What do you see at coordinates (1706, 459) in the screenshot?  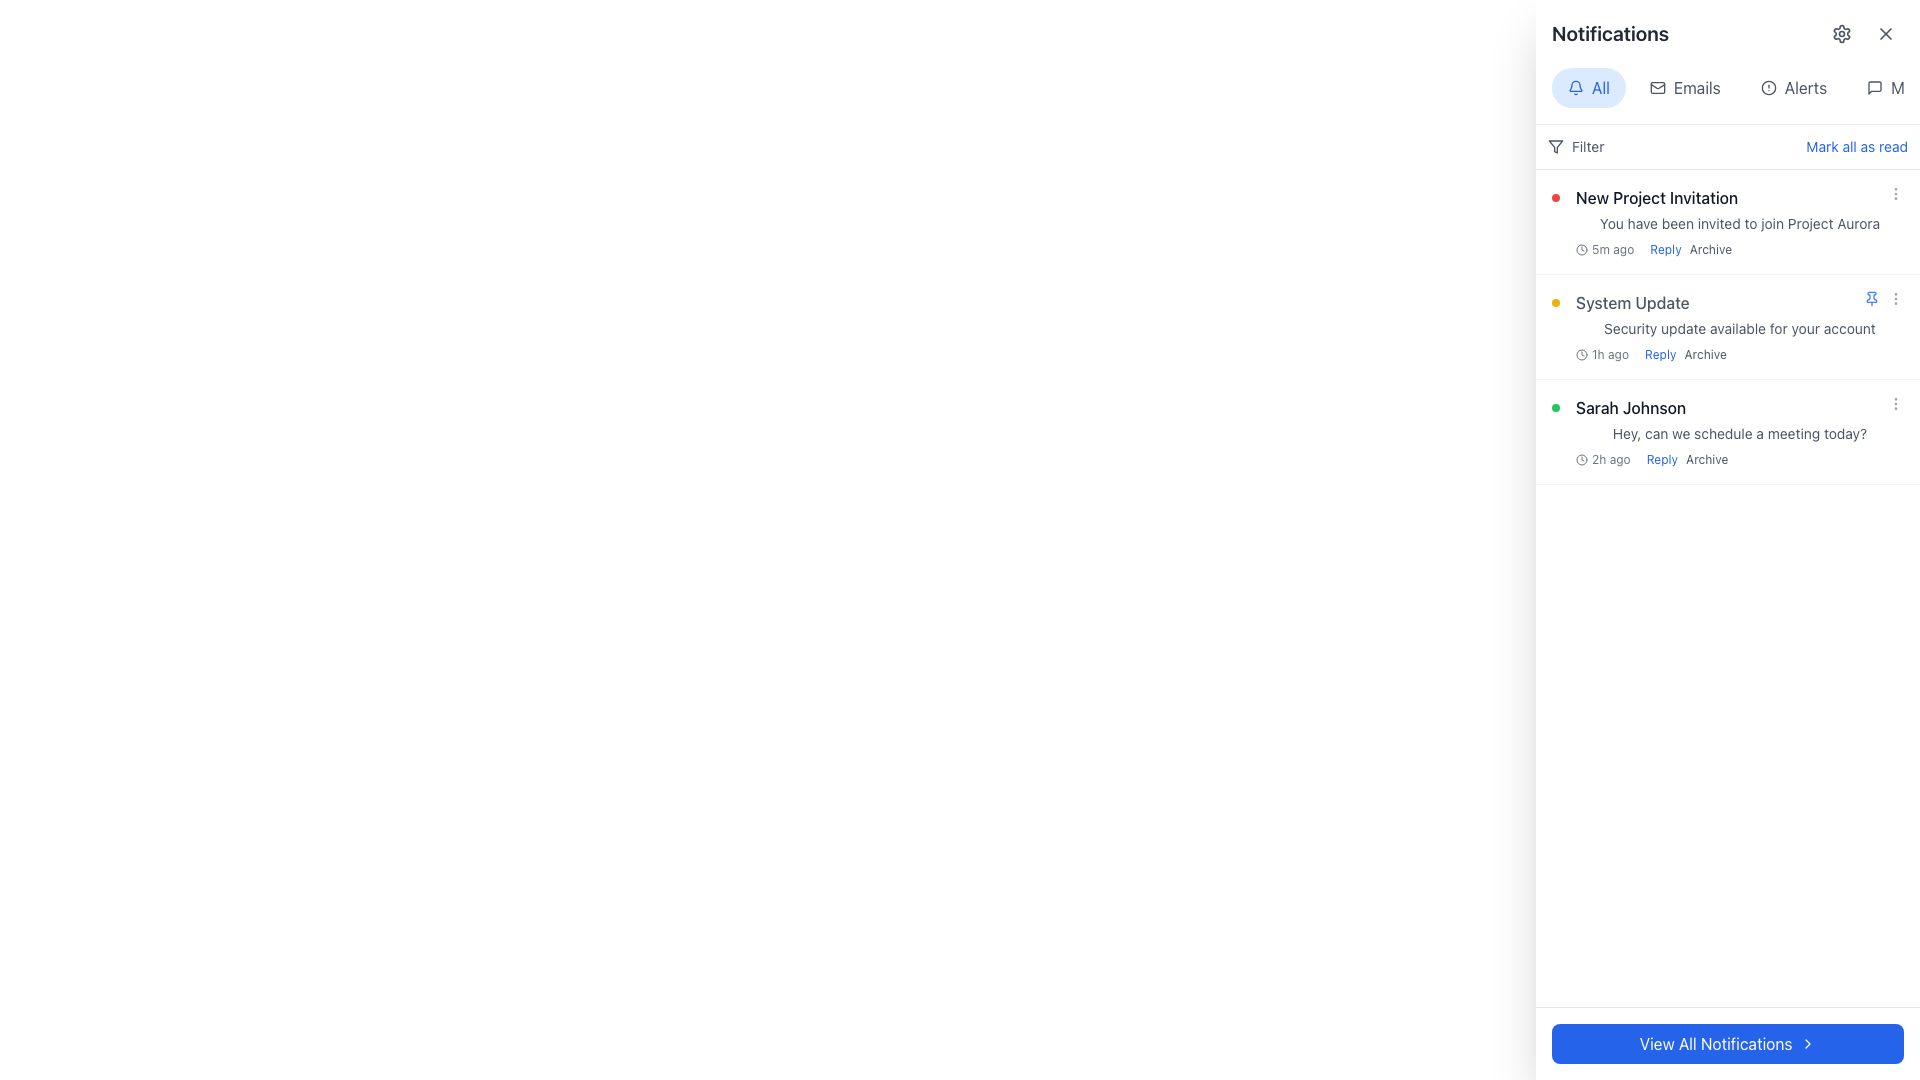 I see `the interactive text label for archiving the notification related to 'Sarah Johnson', located to the right of the 'Reply' label in the notifications list` at bounding box center [1706, 459].